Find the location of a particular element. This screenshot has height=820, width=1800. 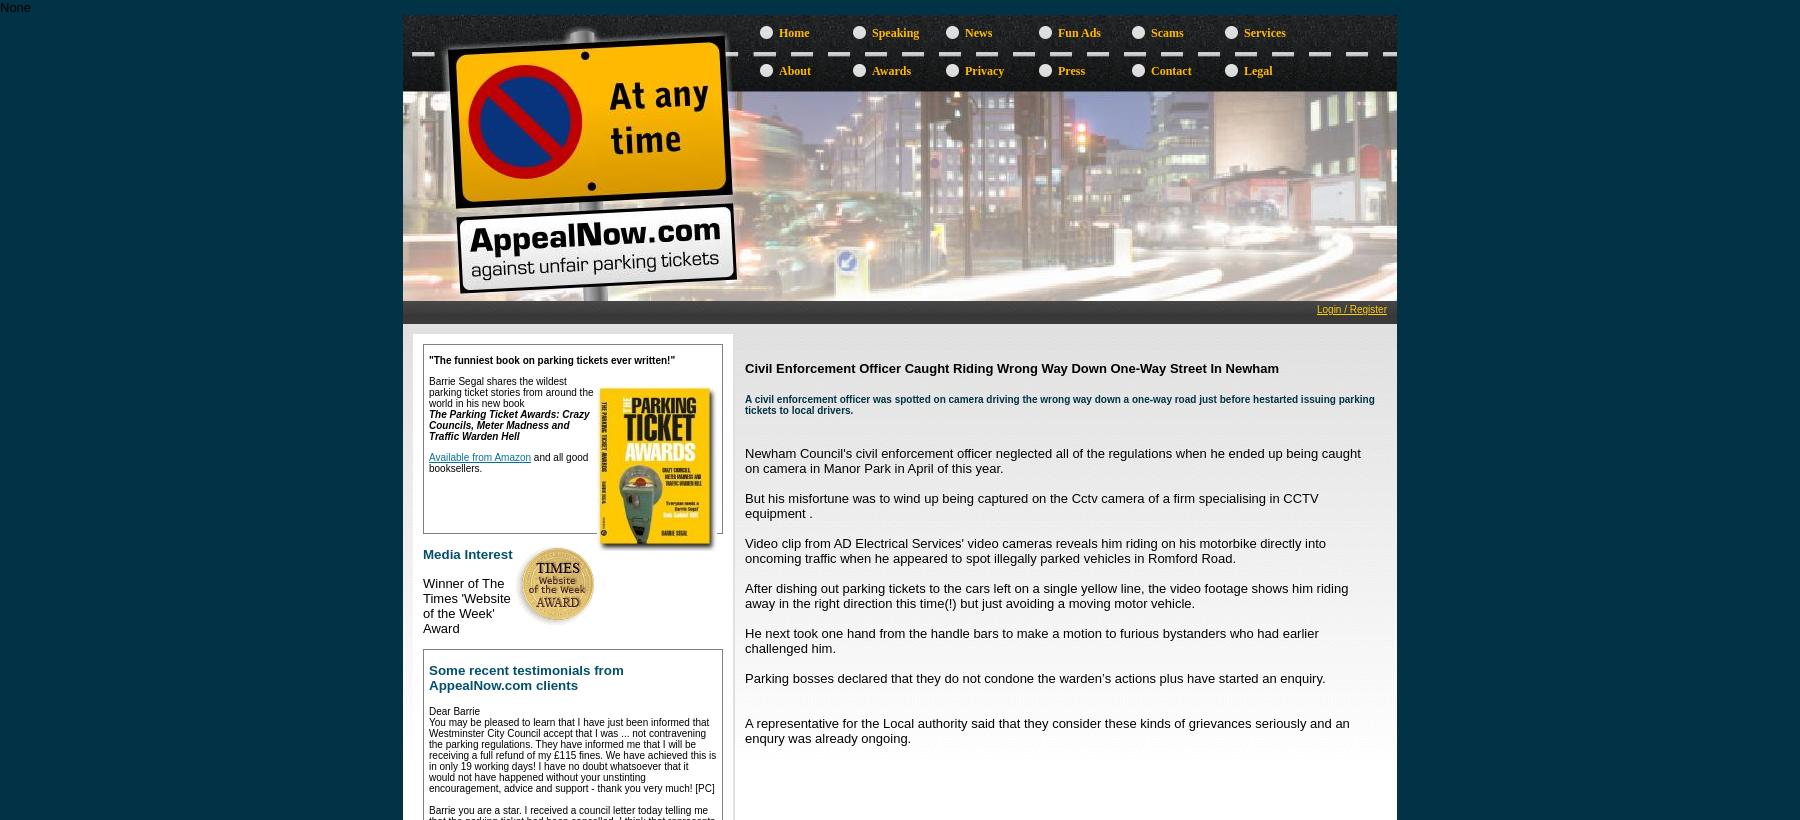

'Winner of
            The Times
            'Website of the Week' Award' is located at coordinates (465, 604).